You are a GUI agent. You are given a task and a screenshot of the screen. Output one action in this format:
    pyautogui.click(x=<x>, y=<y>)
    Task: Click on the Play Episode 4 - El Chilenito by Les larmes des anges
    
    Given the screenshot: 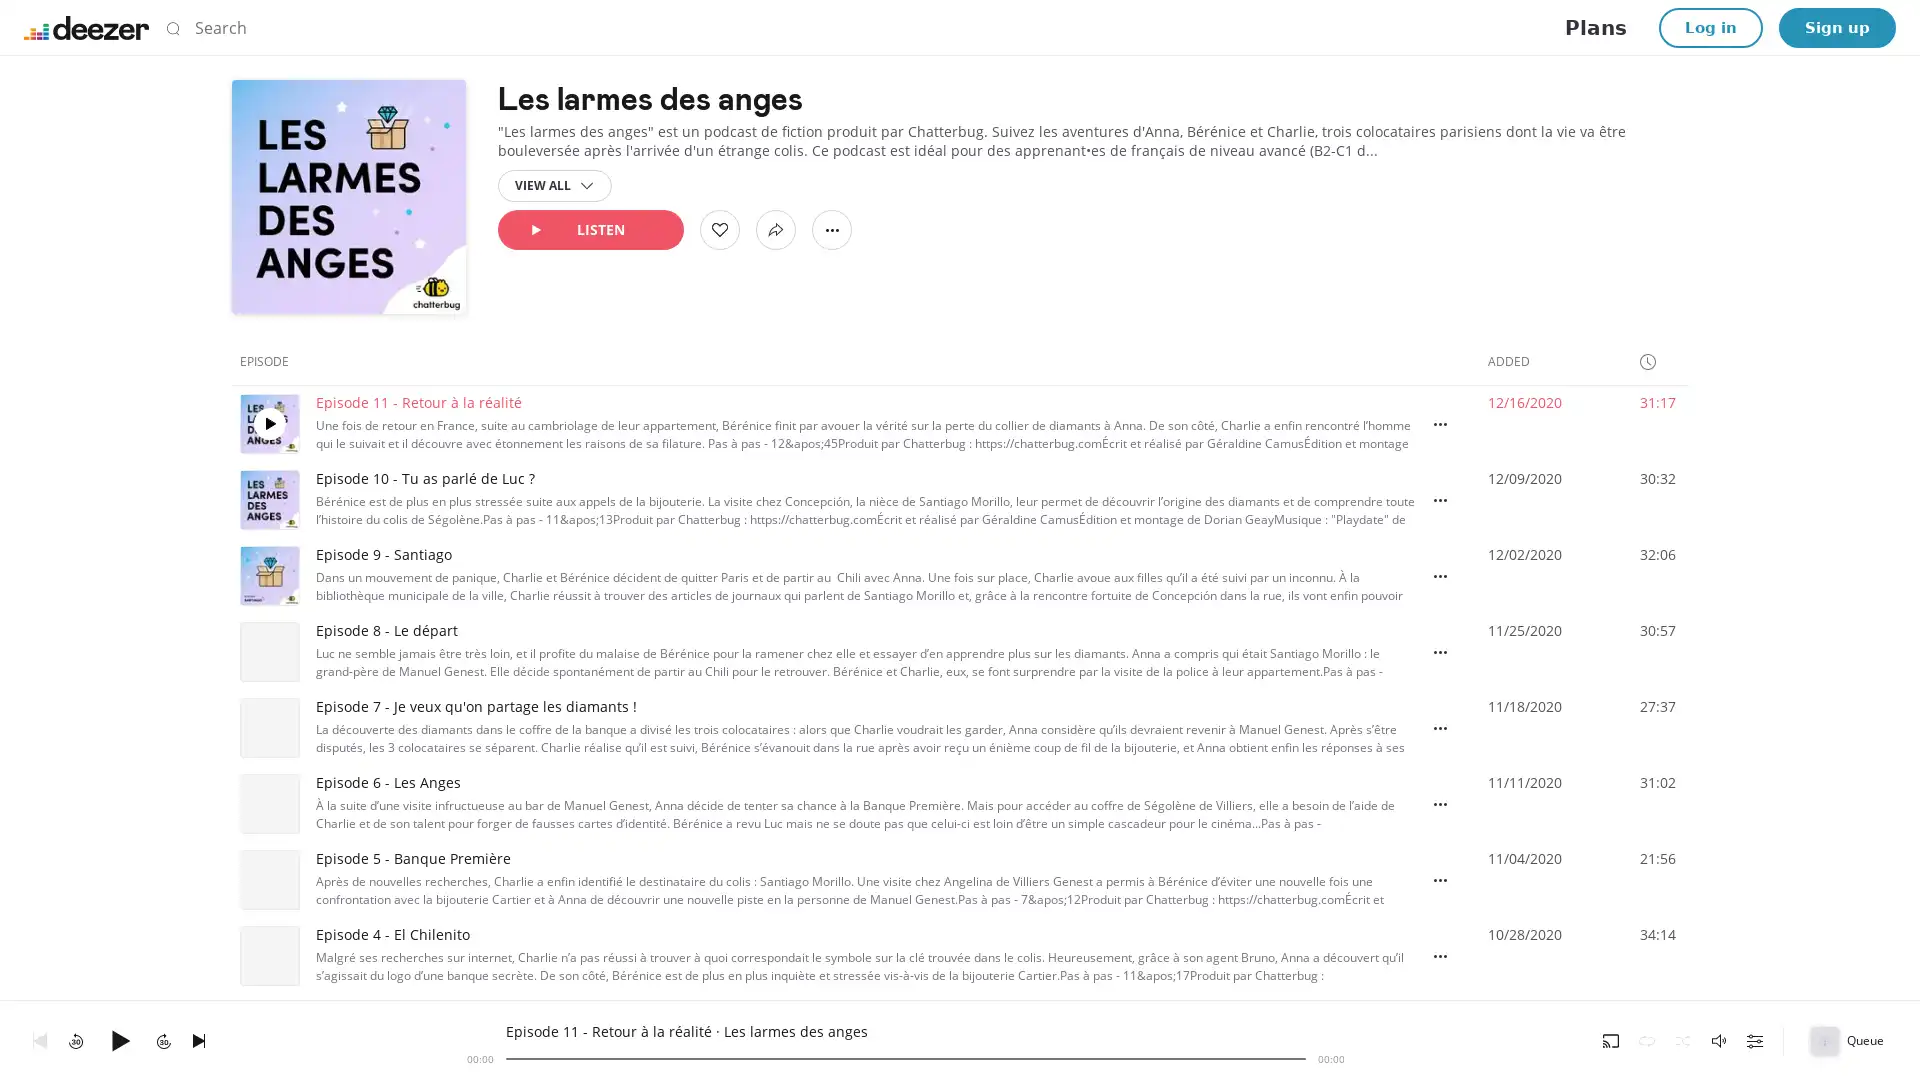 What is the action you would take?
    pyautogui.click(x=268, y=955)
    